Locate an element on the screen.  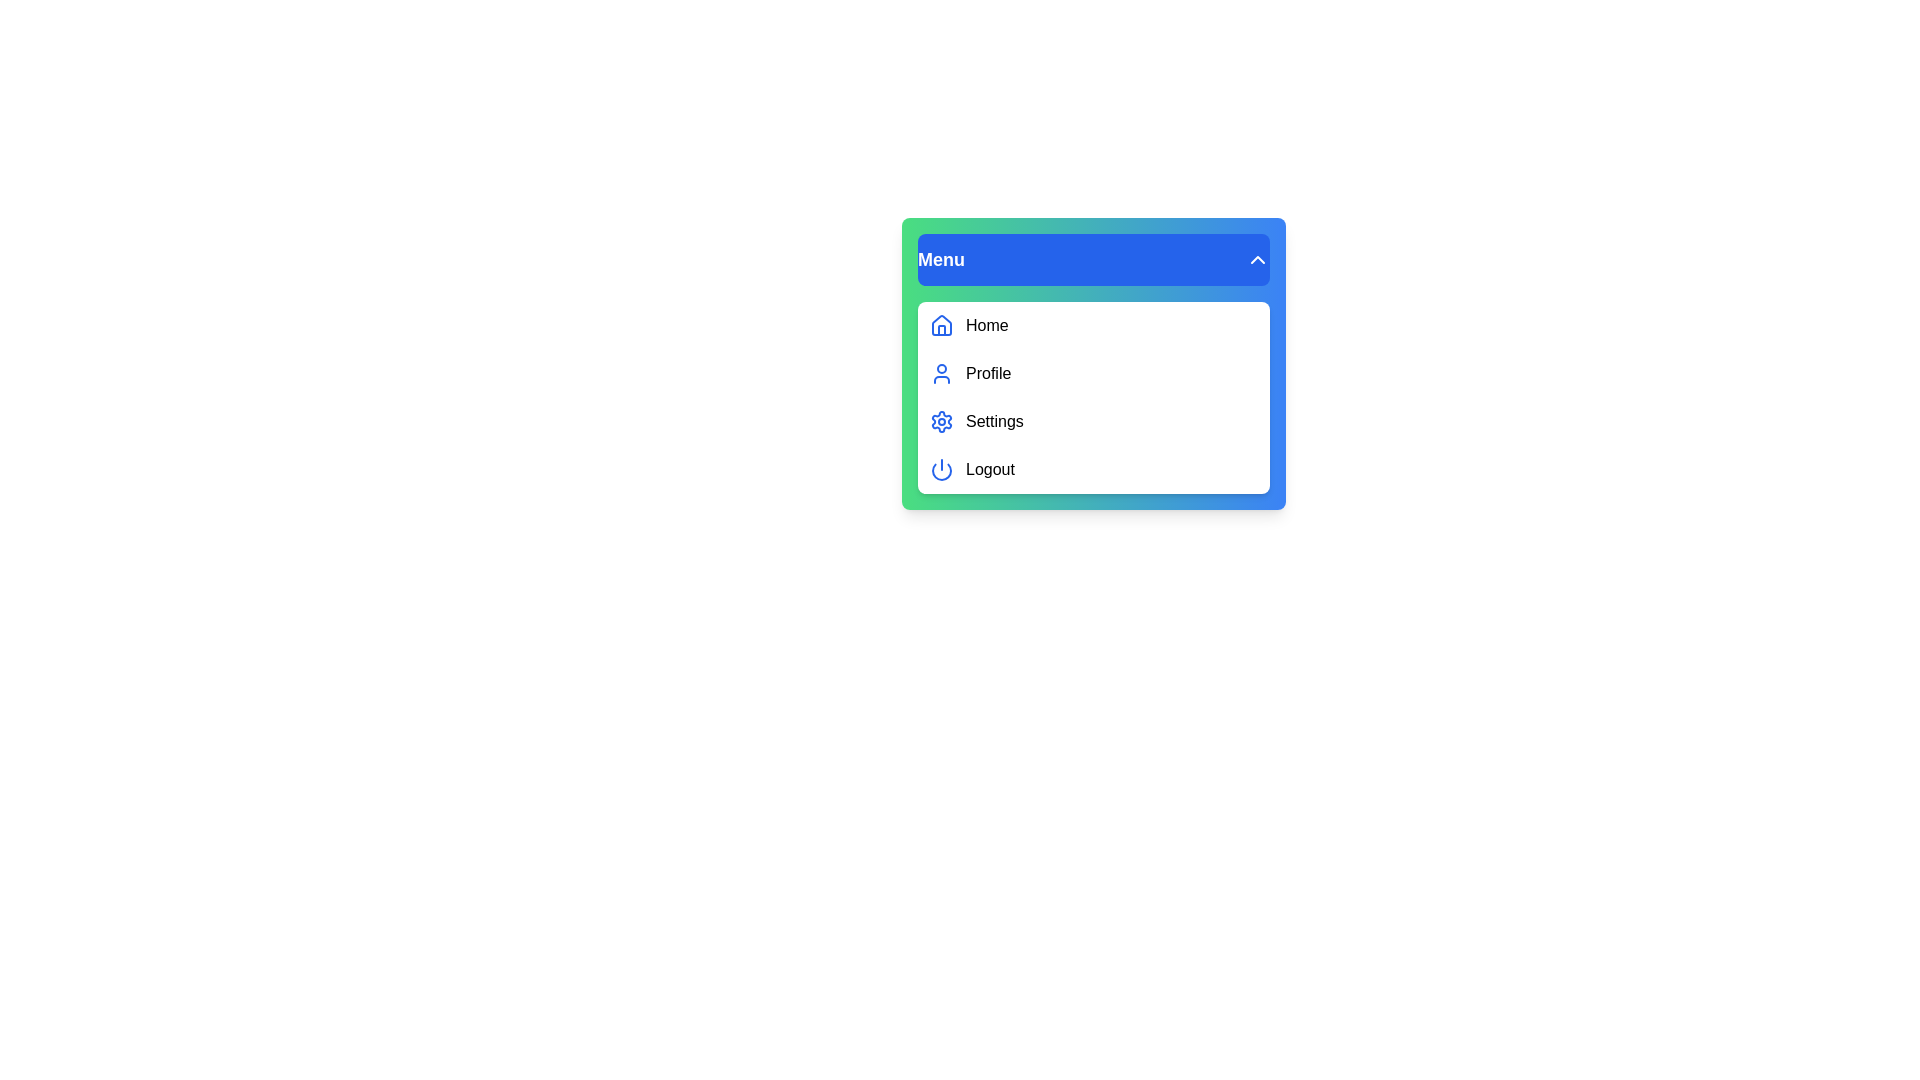
'Menu' button to toggle the menu's visibility is located at coordinates (1093, 258).